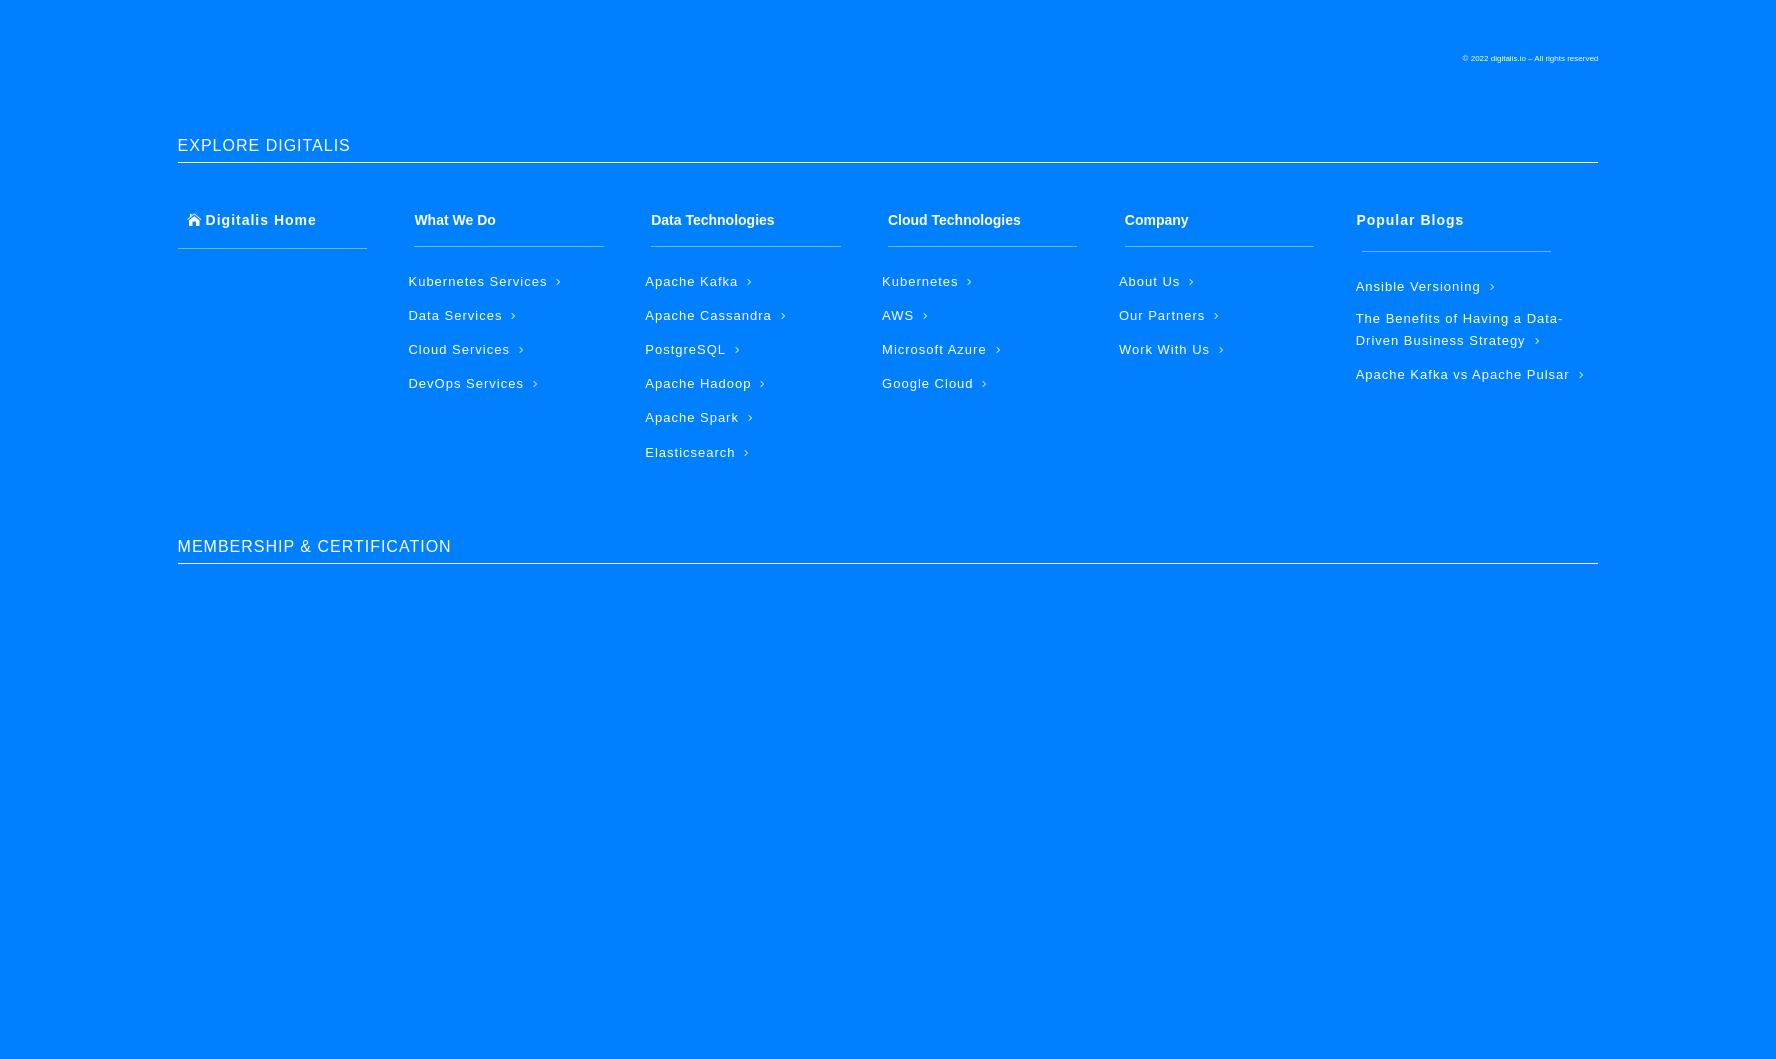 The height and width of the screenshot is (1059, 1776). I want to click on 'AWS', so click(896, 315).